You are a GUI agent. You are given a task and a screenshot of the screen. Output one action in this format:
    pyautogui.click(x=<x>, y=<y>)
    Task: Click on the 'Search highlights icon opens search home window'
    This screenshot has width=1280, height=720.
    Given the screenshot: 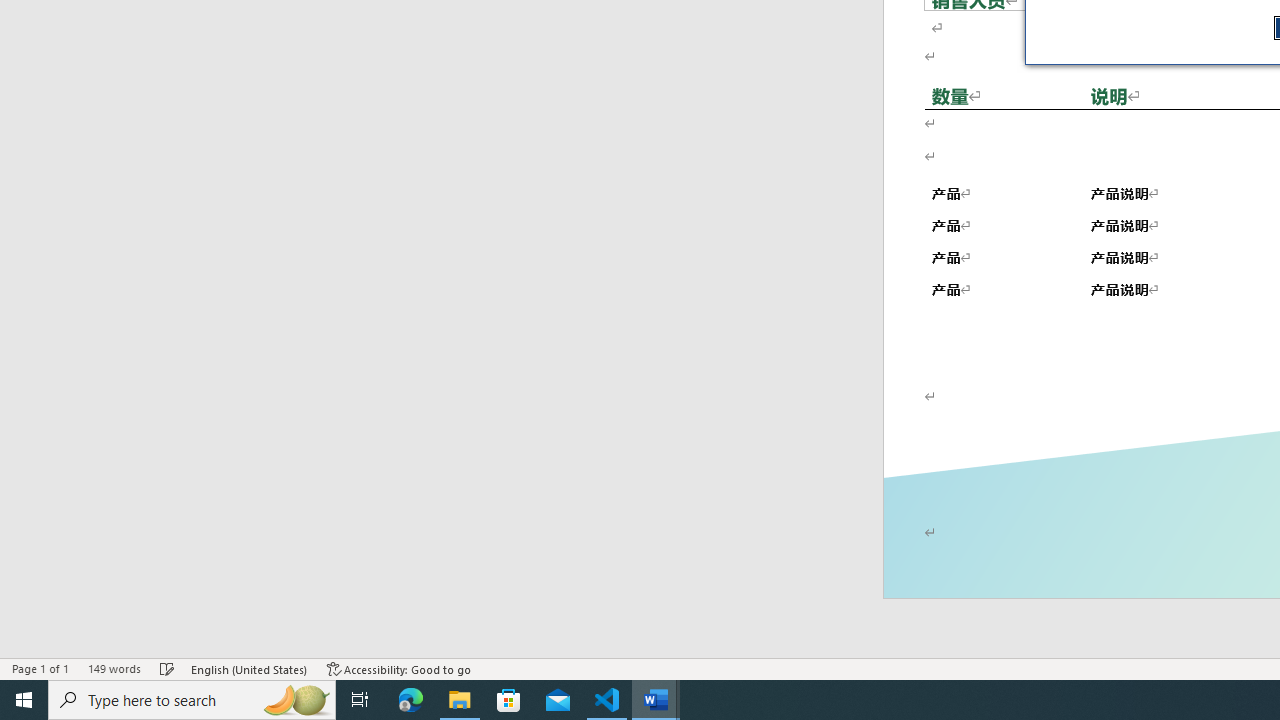 What is the action you would take?
    pyautogui.click(x=294, y=698)
    